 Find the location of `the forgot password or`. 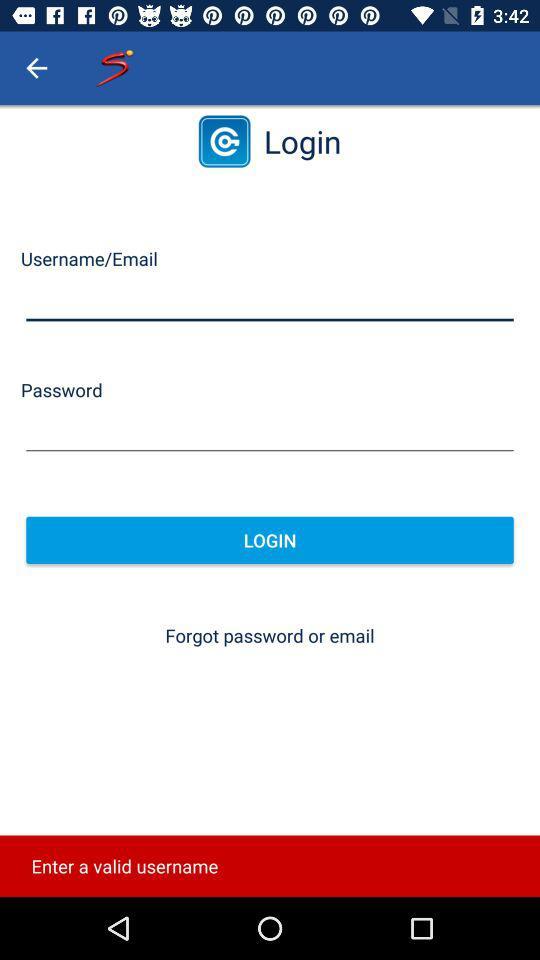

the forgot password or is located at coordinates (270, 634).